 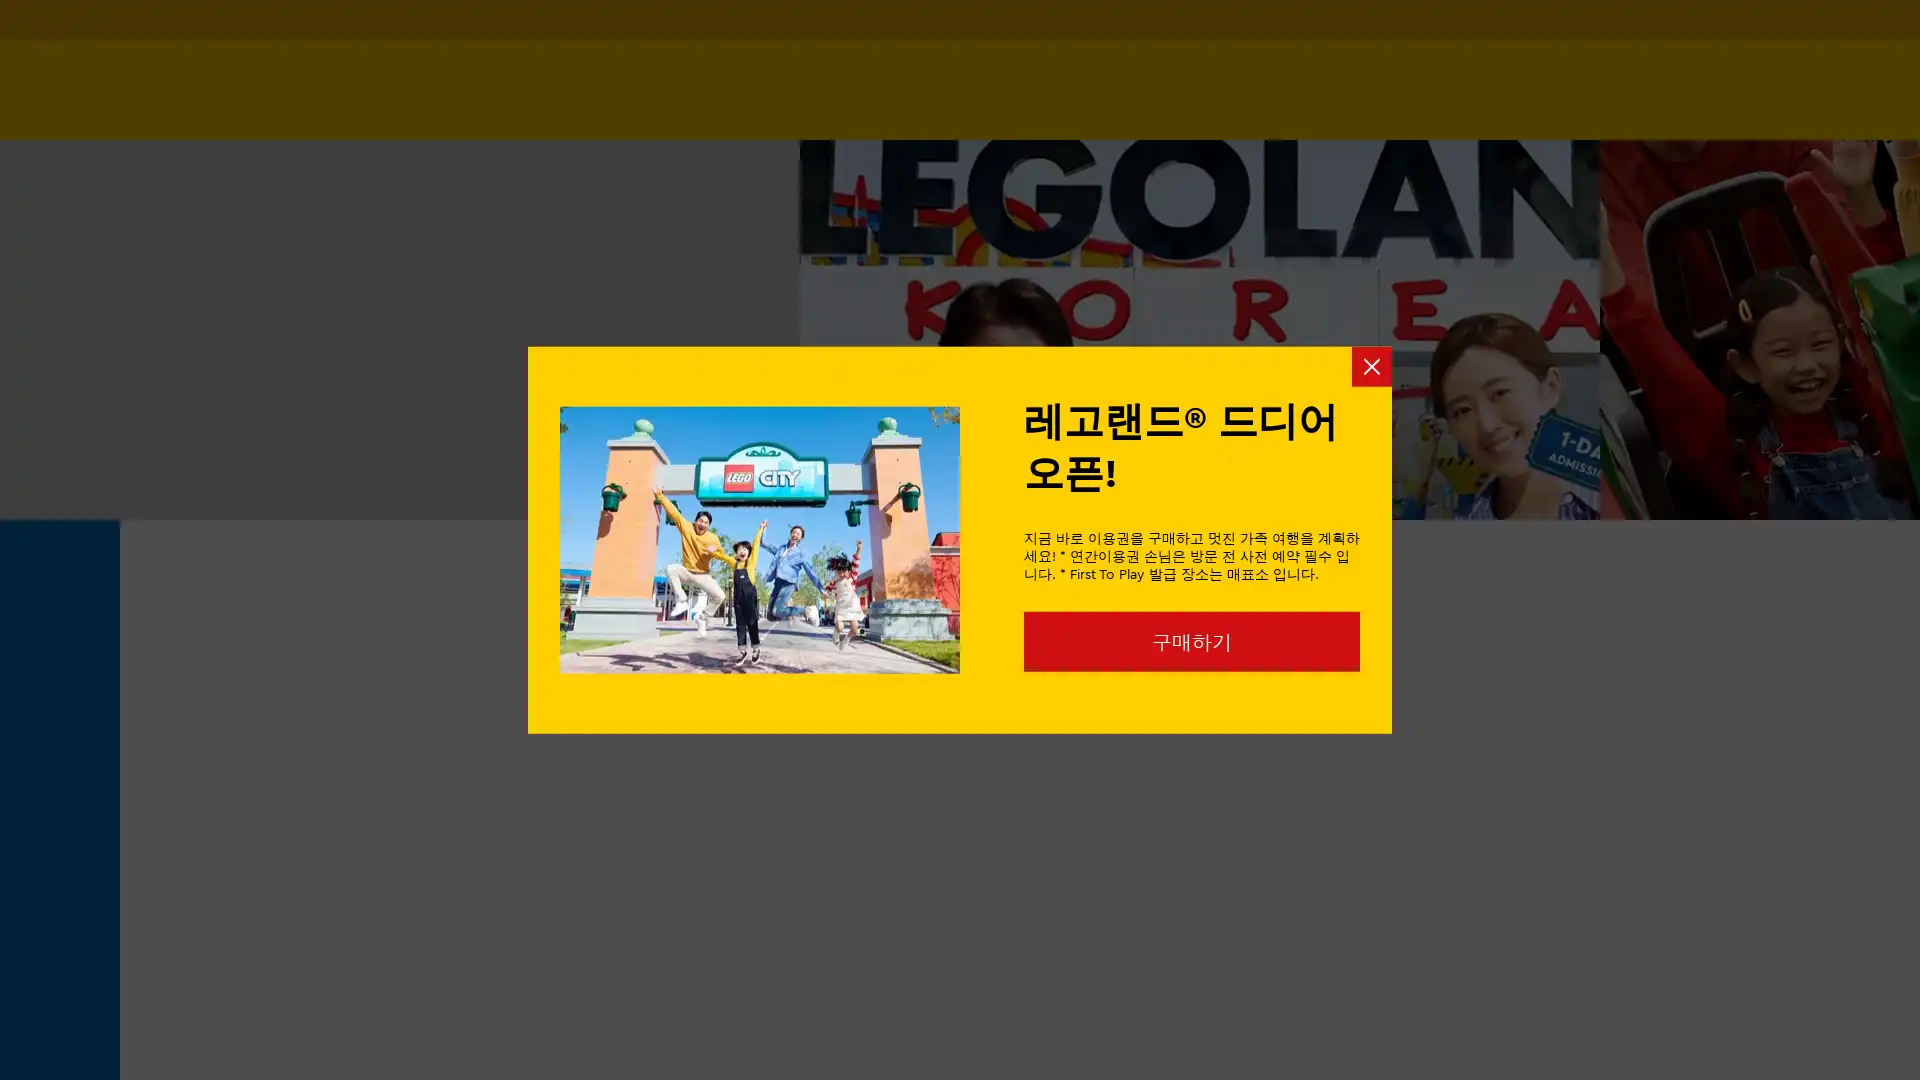 What do you see at coordinates (971, 774) in the screenshot?
I see `Go to slide 3` at bounding box center [971, 774].